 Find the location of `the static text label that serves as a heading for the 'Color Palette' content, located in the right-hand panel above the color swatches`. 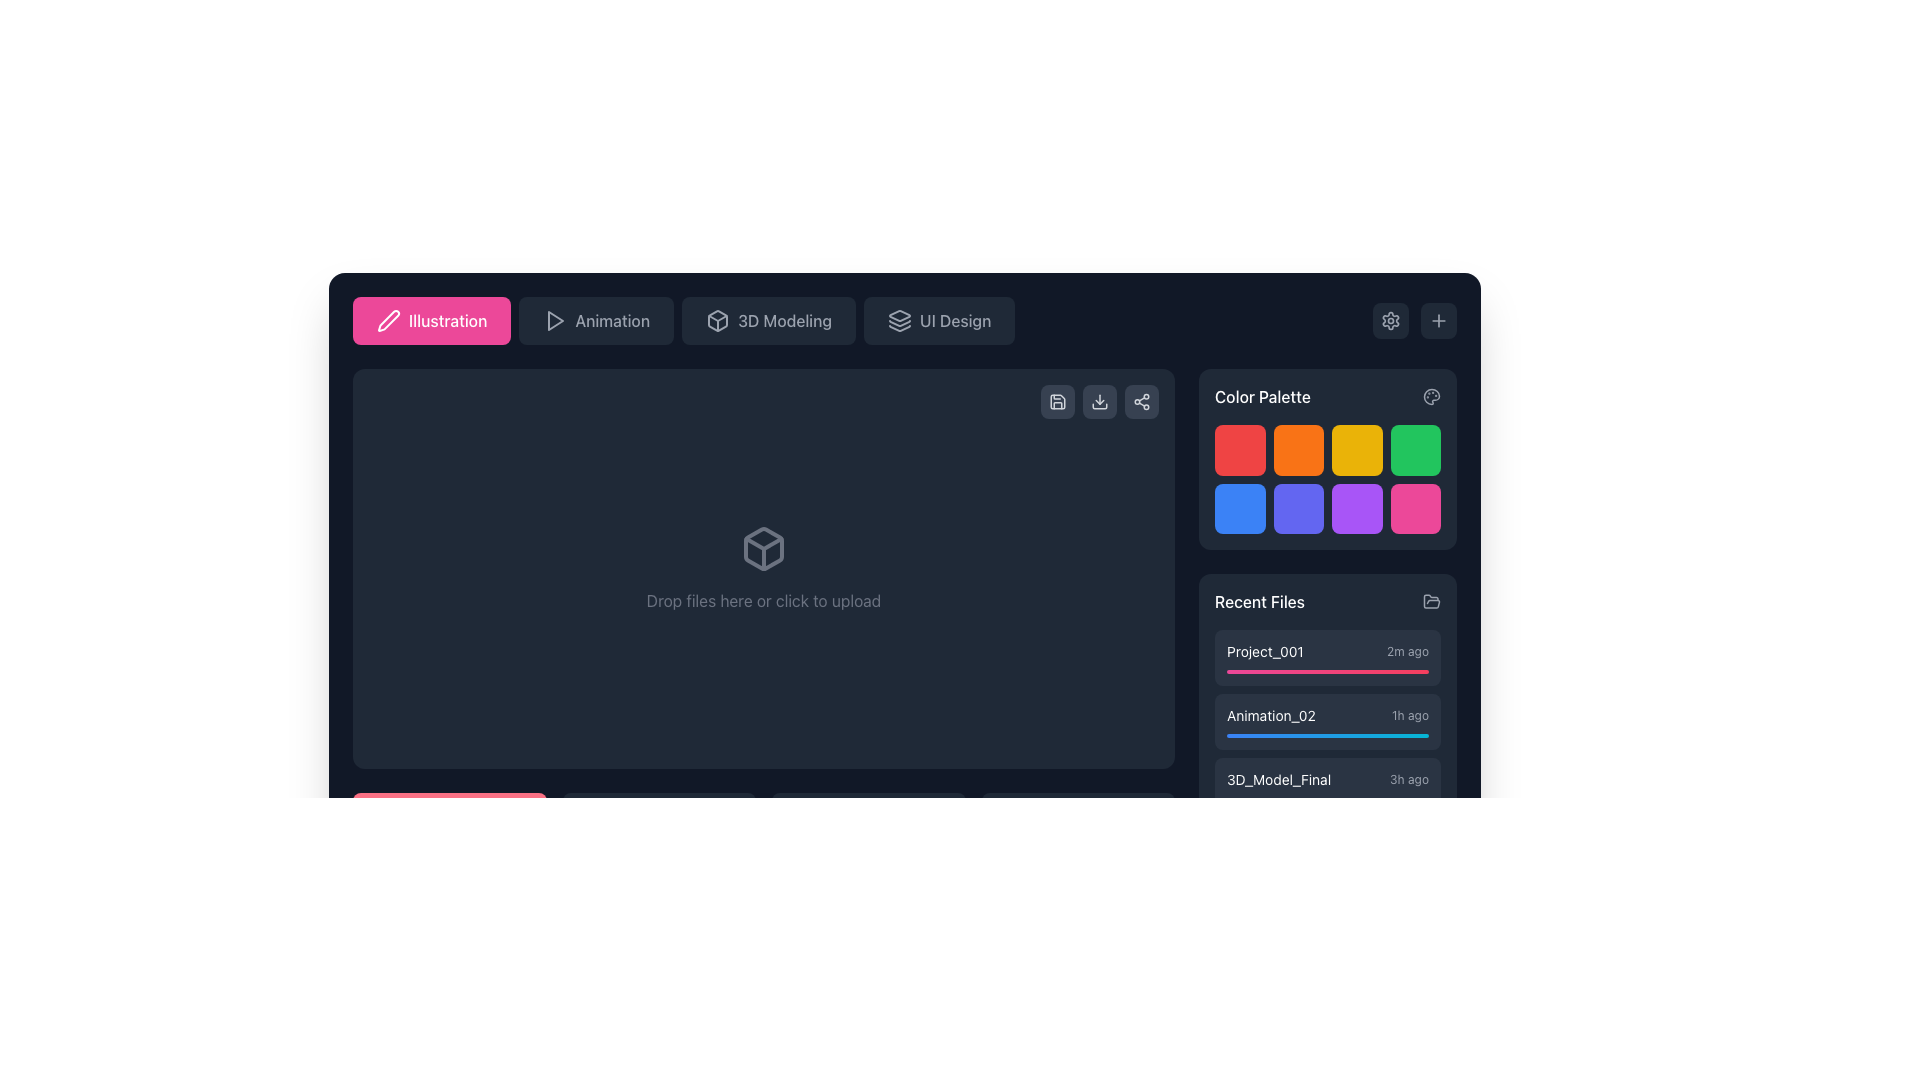

the static text label that serves as a heading for the 'Color Palette' content, located in the right-hand panel above the color swatches is located at coordinates (1261, 397).